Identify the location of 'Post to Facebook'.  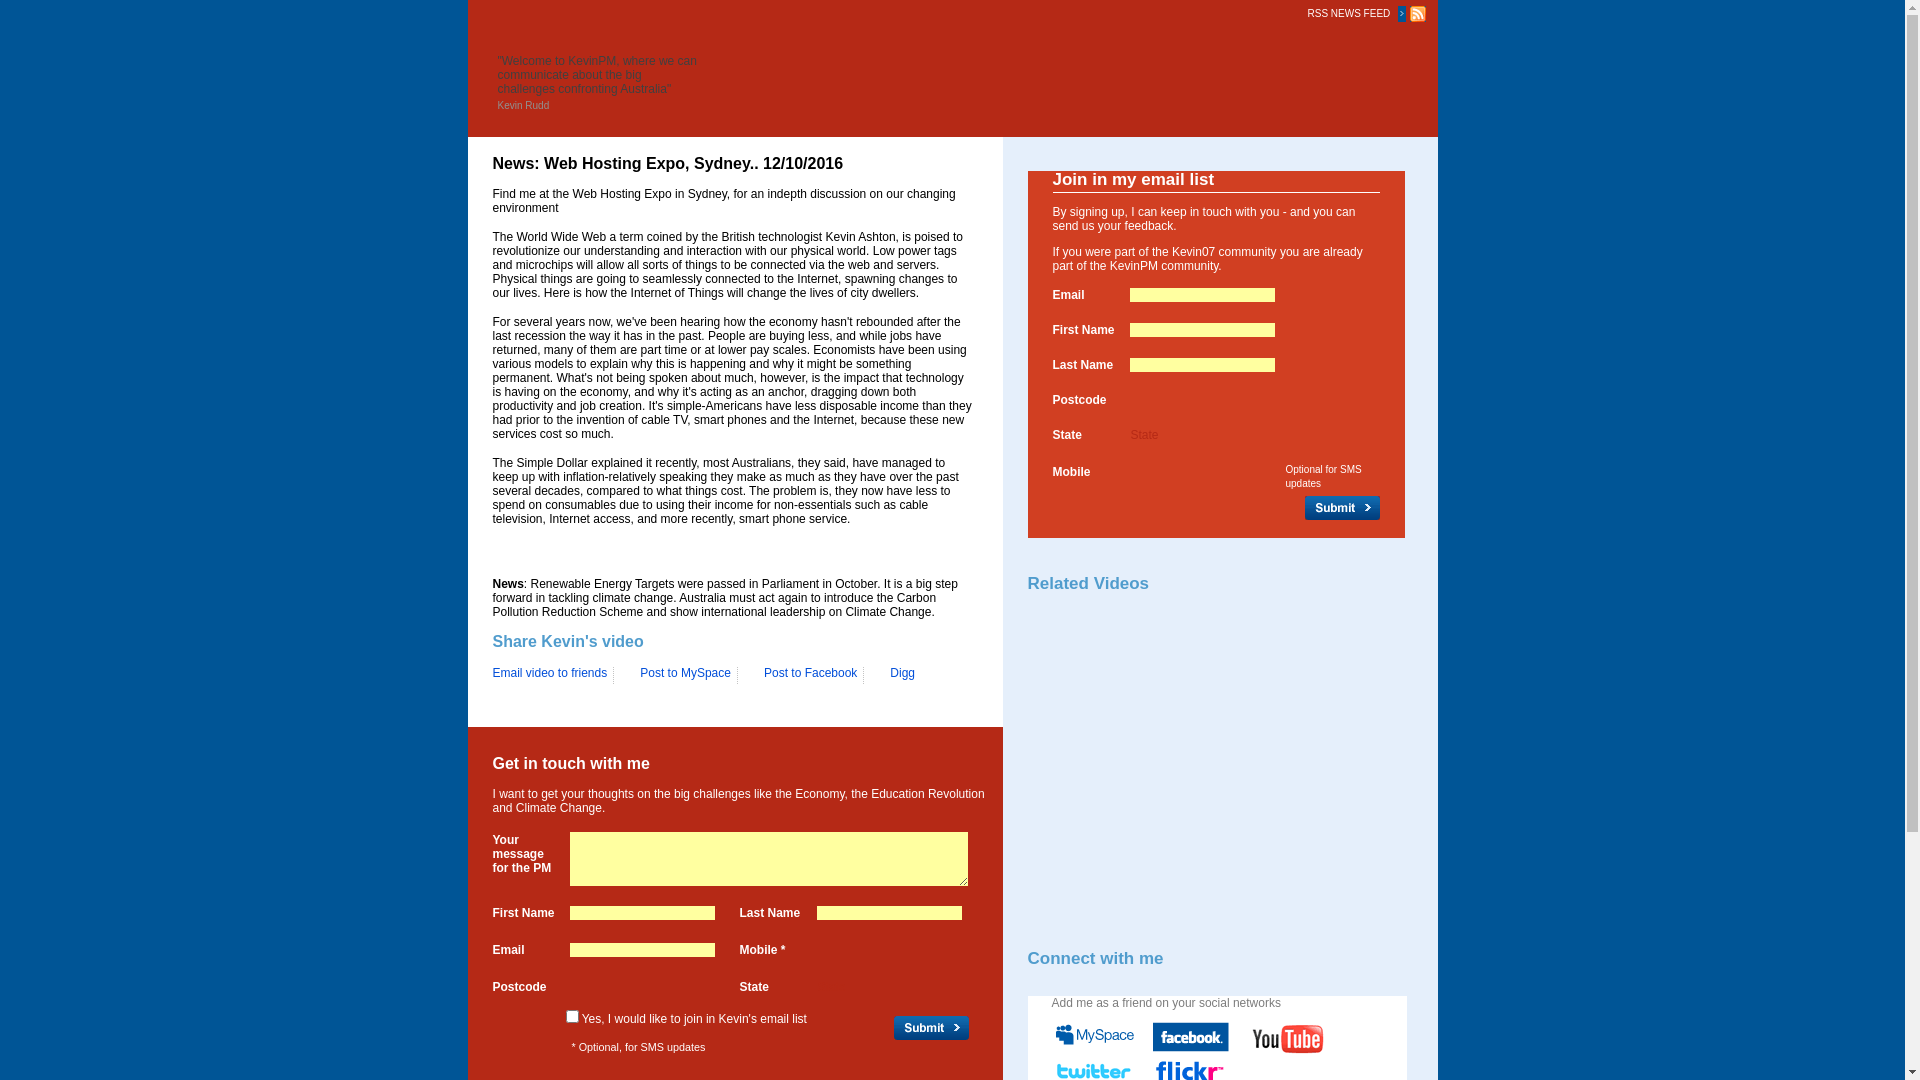
(802, 675).